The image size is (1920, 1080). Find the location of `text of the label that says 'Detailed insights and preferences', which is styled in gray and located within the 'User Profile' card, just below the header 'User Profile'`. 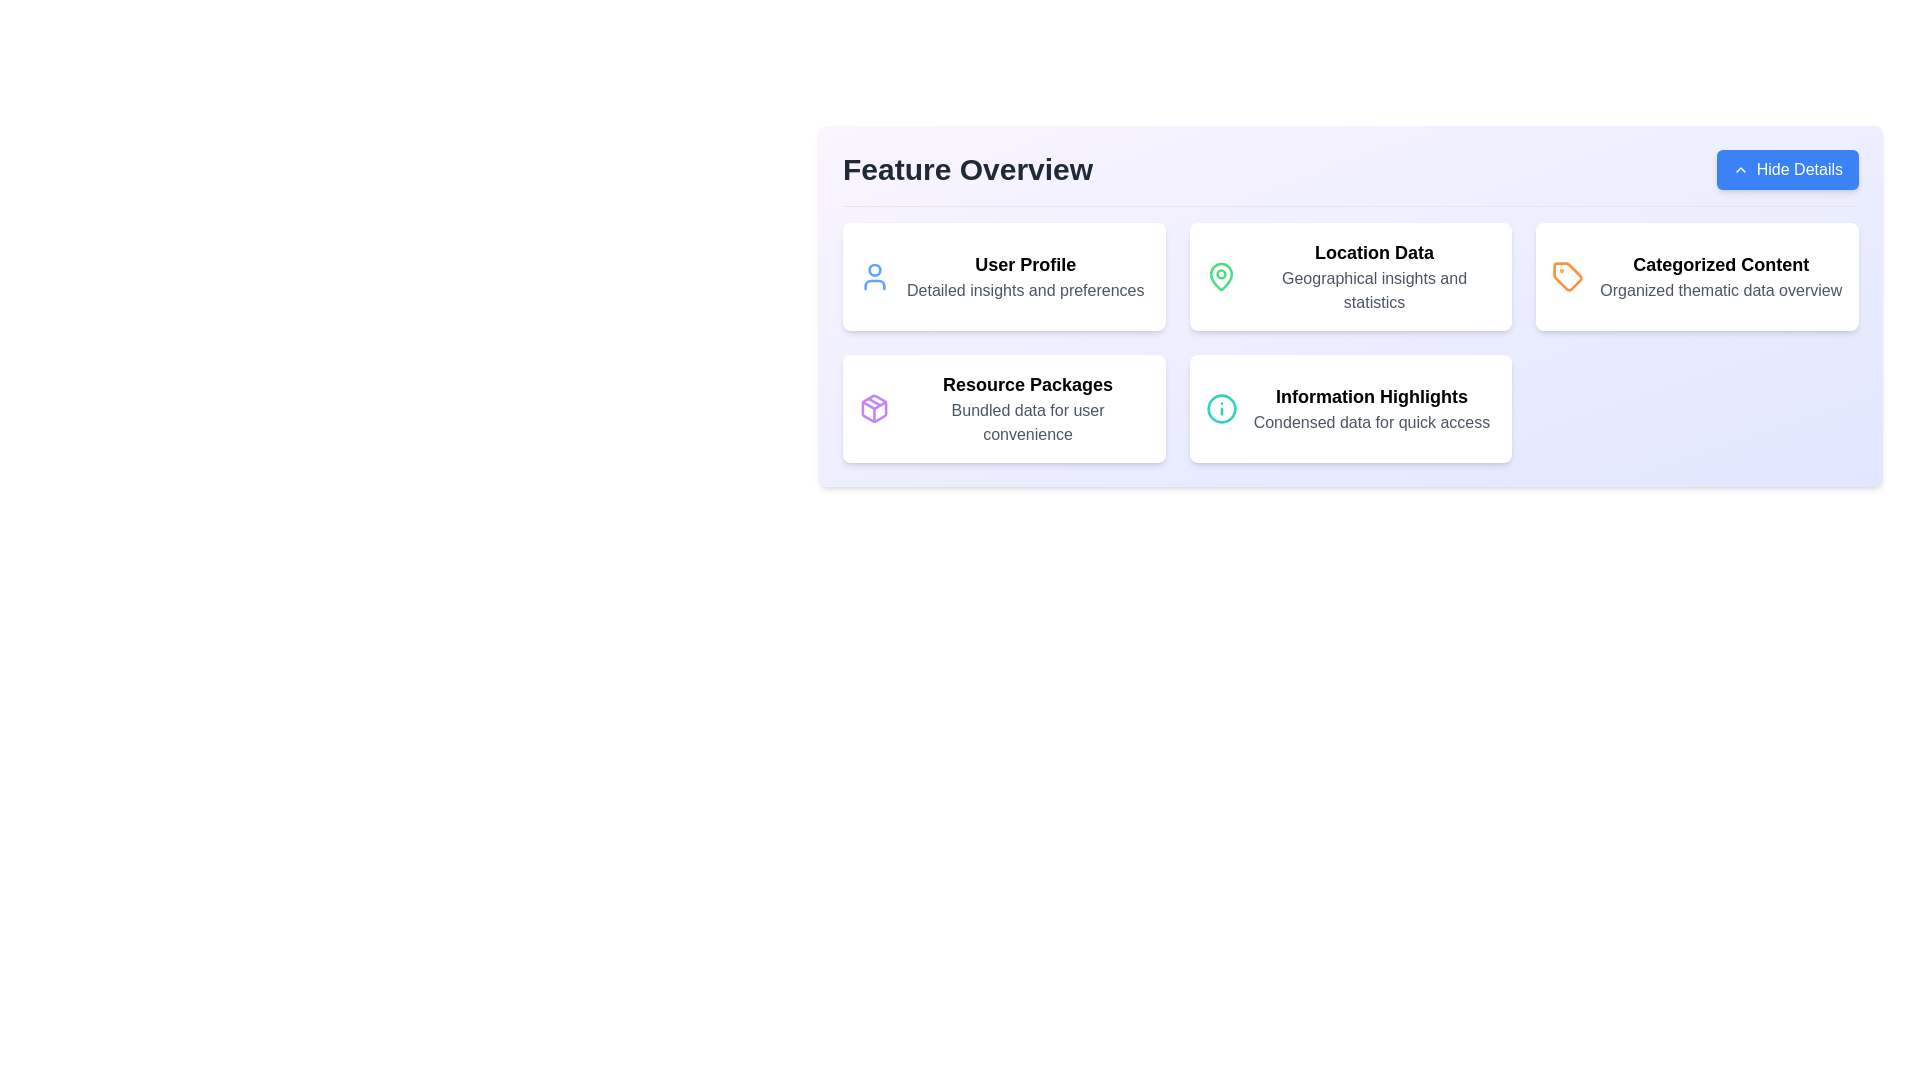

text of the label that says 'Detailed insights and preferences', which is styled in gray and located within the 'User Profile' card, just below the header 'User Profile' is located at coordinates (1025, 290).